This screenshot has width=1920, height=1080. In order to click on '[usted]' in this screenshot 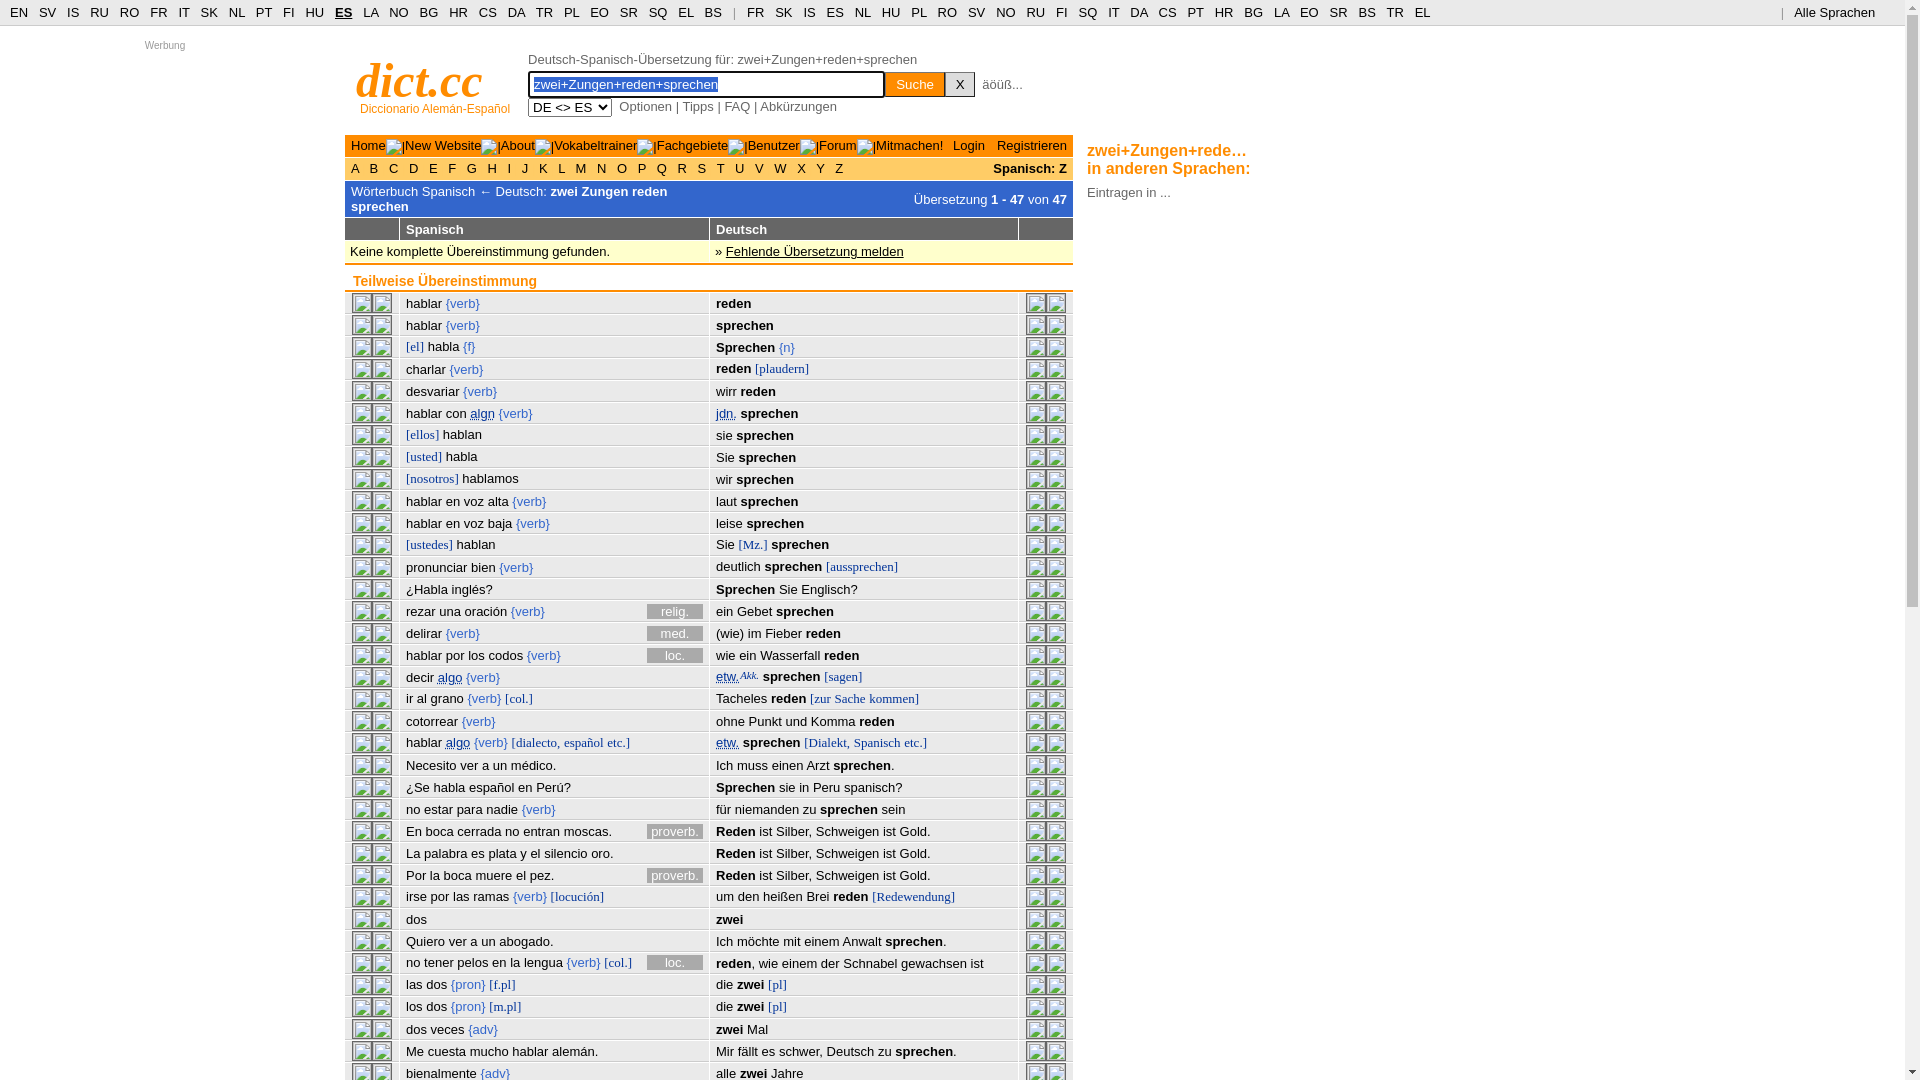, I will do `click(422, 456)`.